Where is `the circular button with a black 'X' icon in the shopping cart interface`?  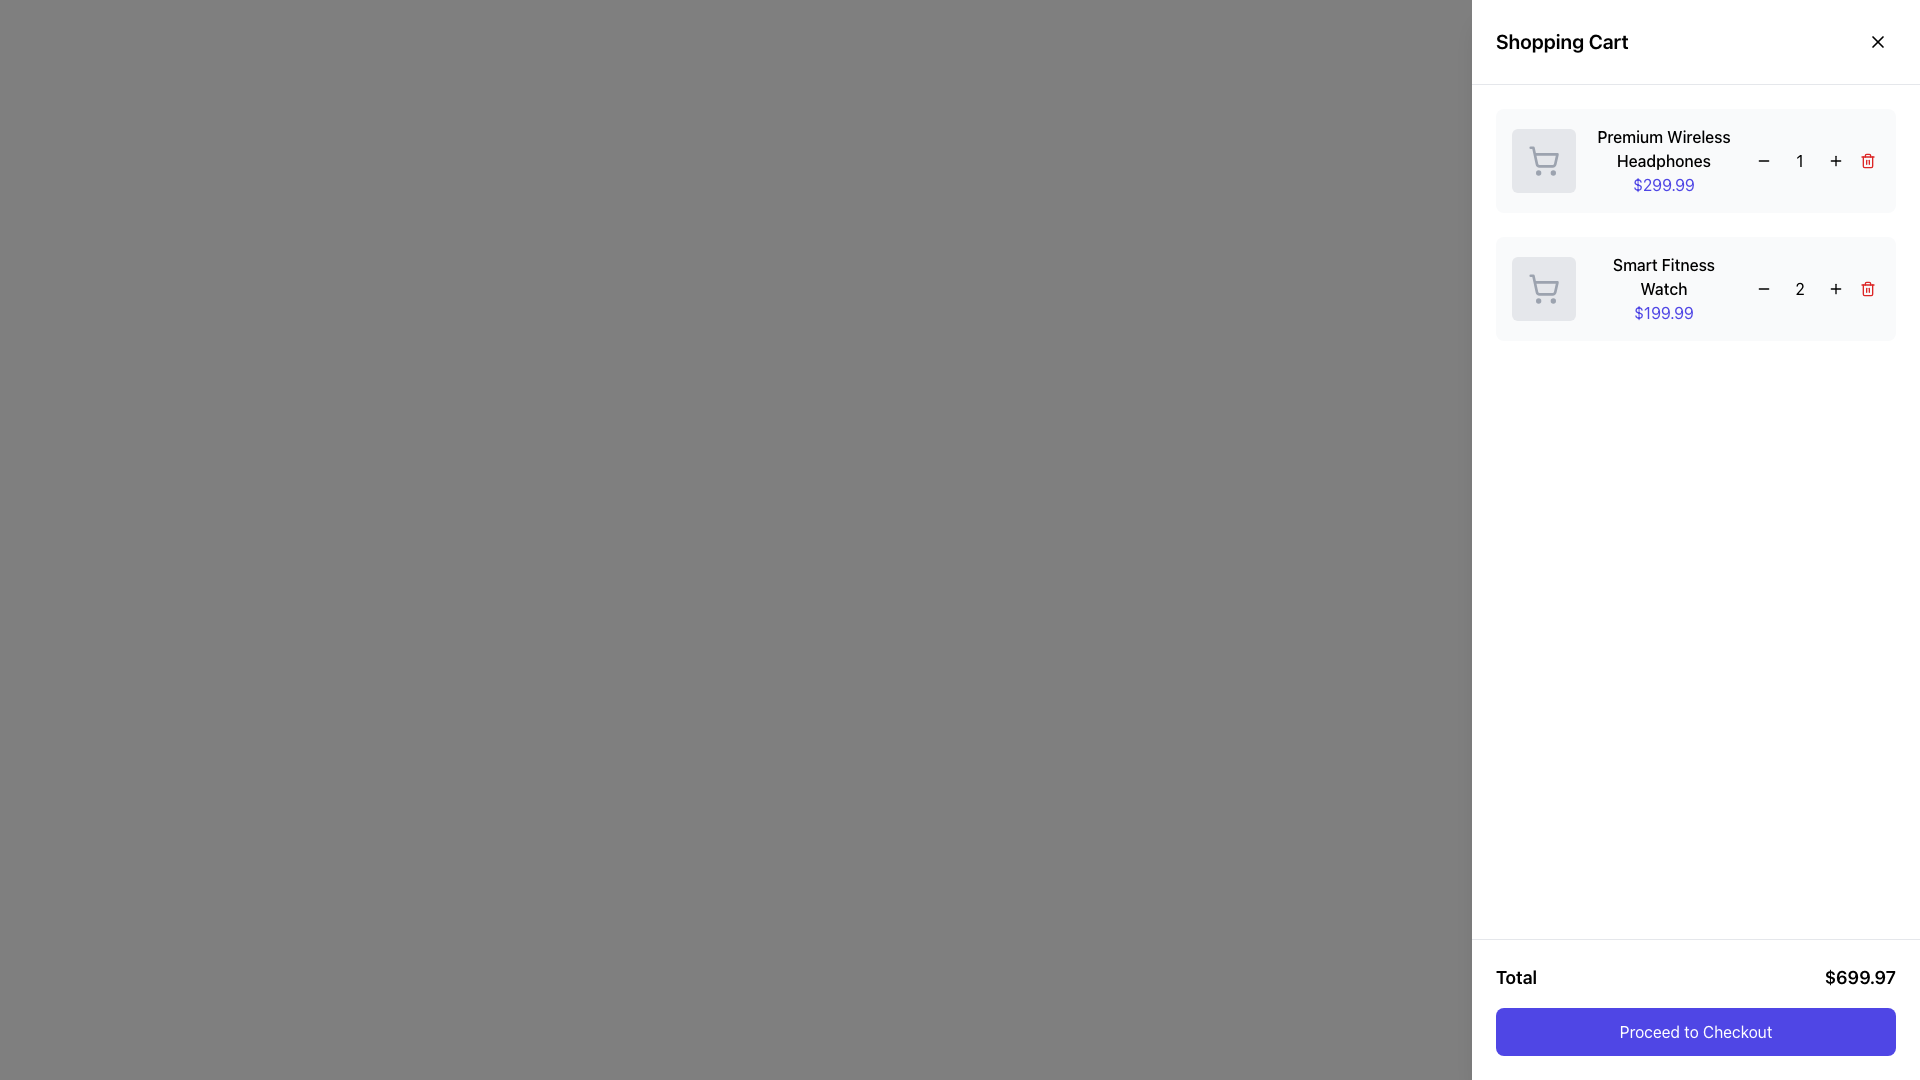 the circular button with a black 'X' icon in the shopping cart interface is located at coordinates (1876, 42).